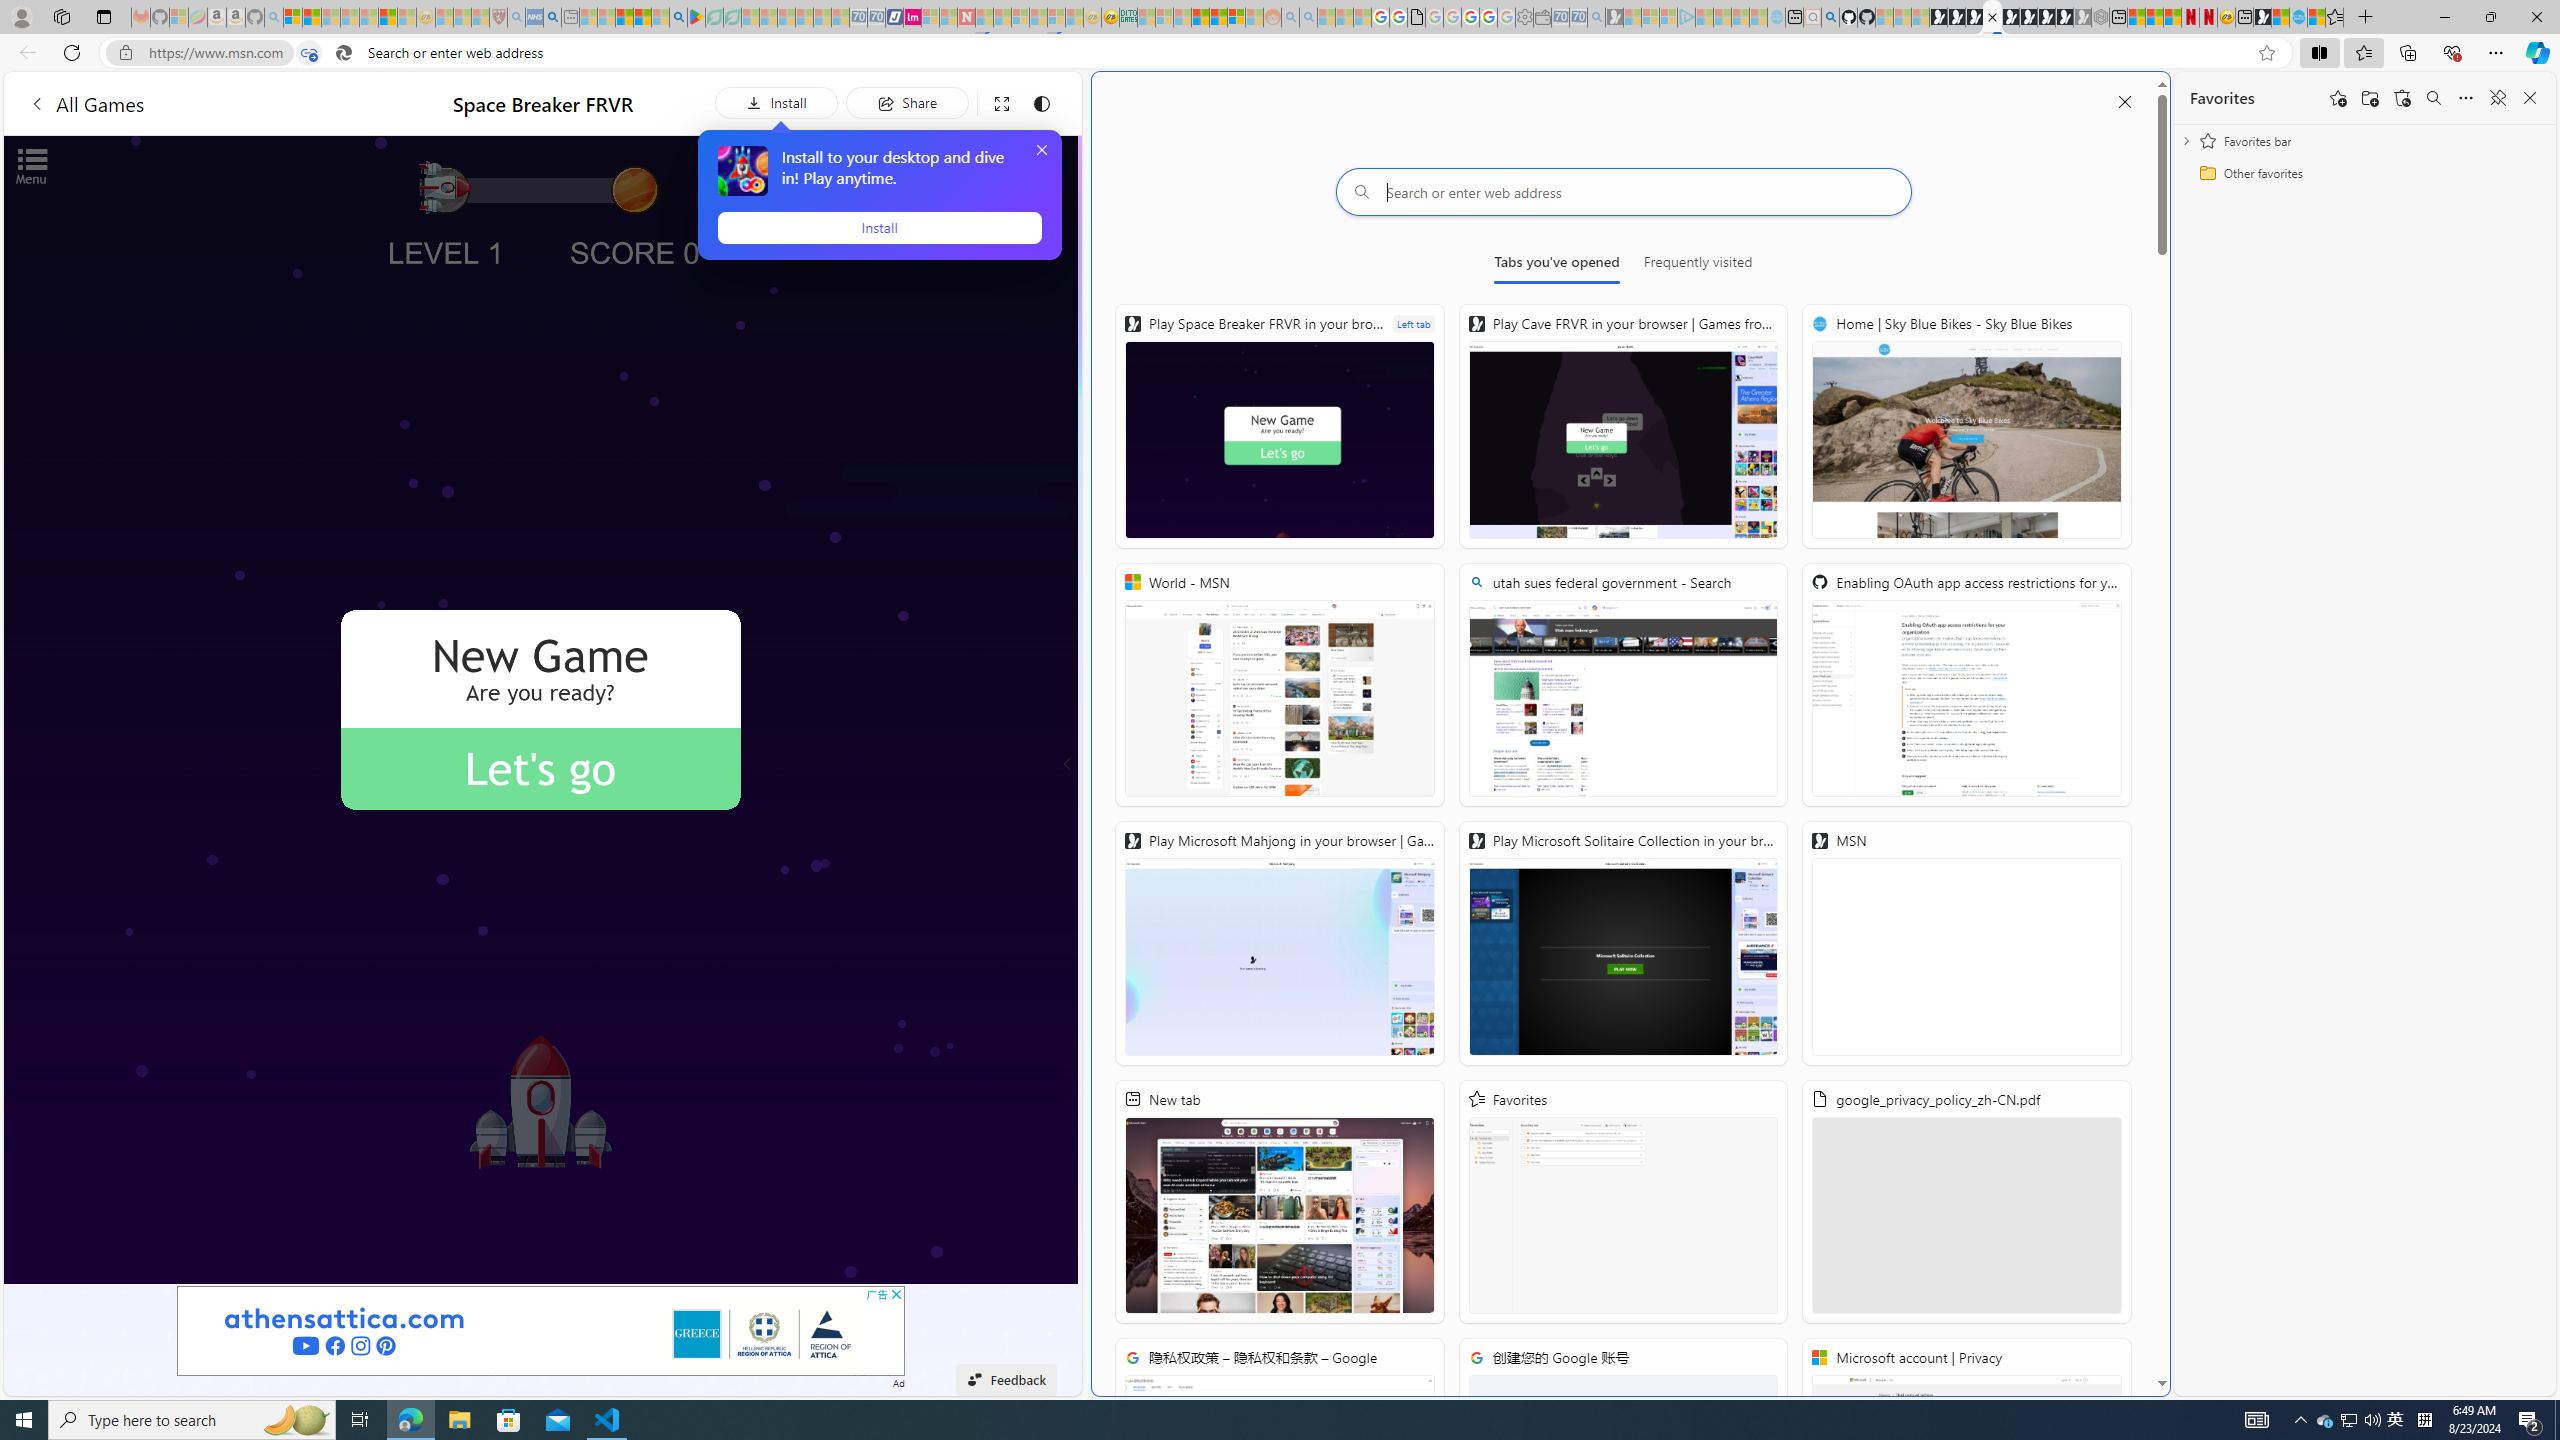 The width and height of the screenshot is (2560, 1440). What do you see at coordinates (2368, 96) in the screenshot?
I see `'Add folder'` at bounding box center [2368, 96].